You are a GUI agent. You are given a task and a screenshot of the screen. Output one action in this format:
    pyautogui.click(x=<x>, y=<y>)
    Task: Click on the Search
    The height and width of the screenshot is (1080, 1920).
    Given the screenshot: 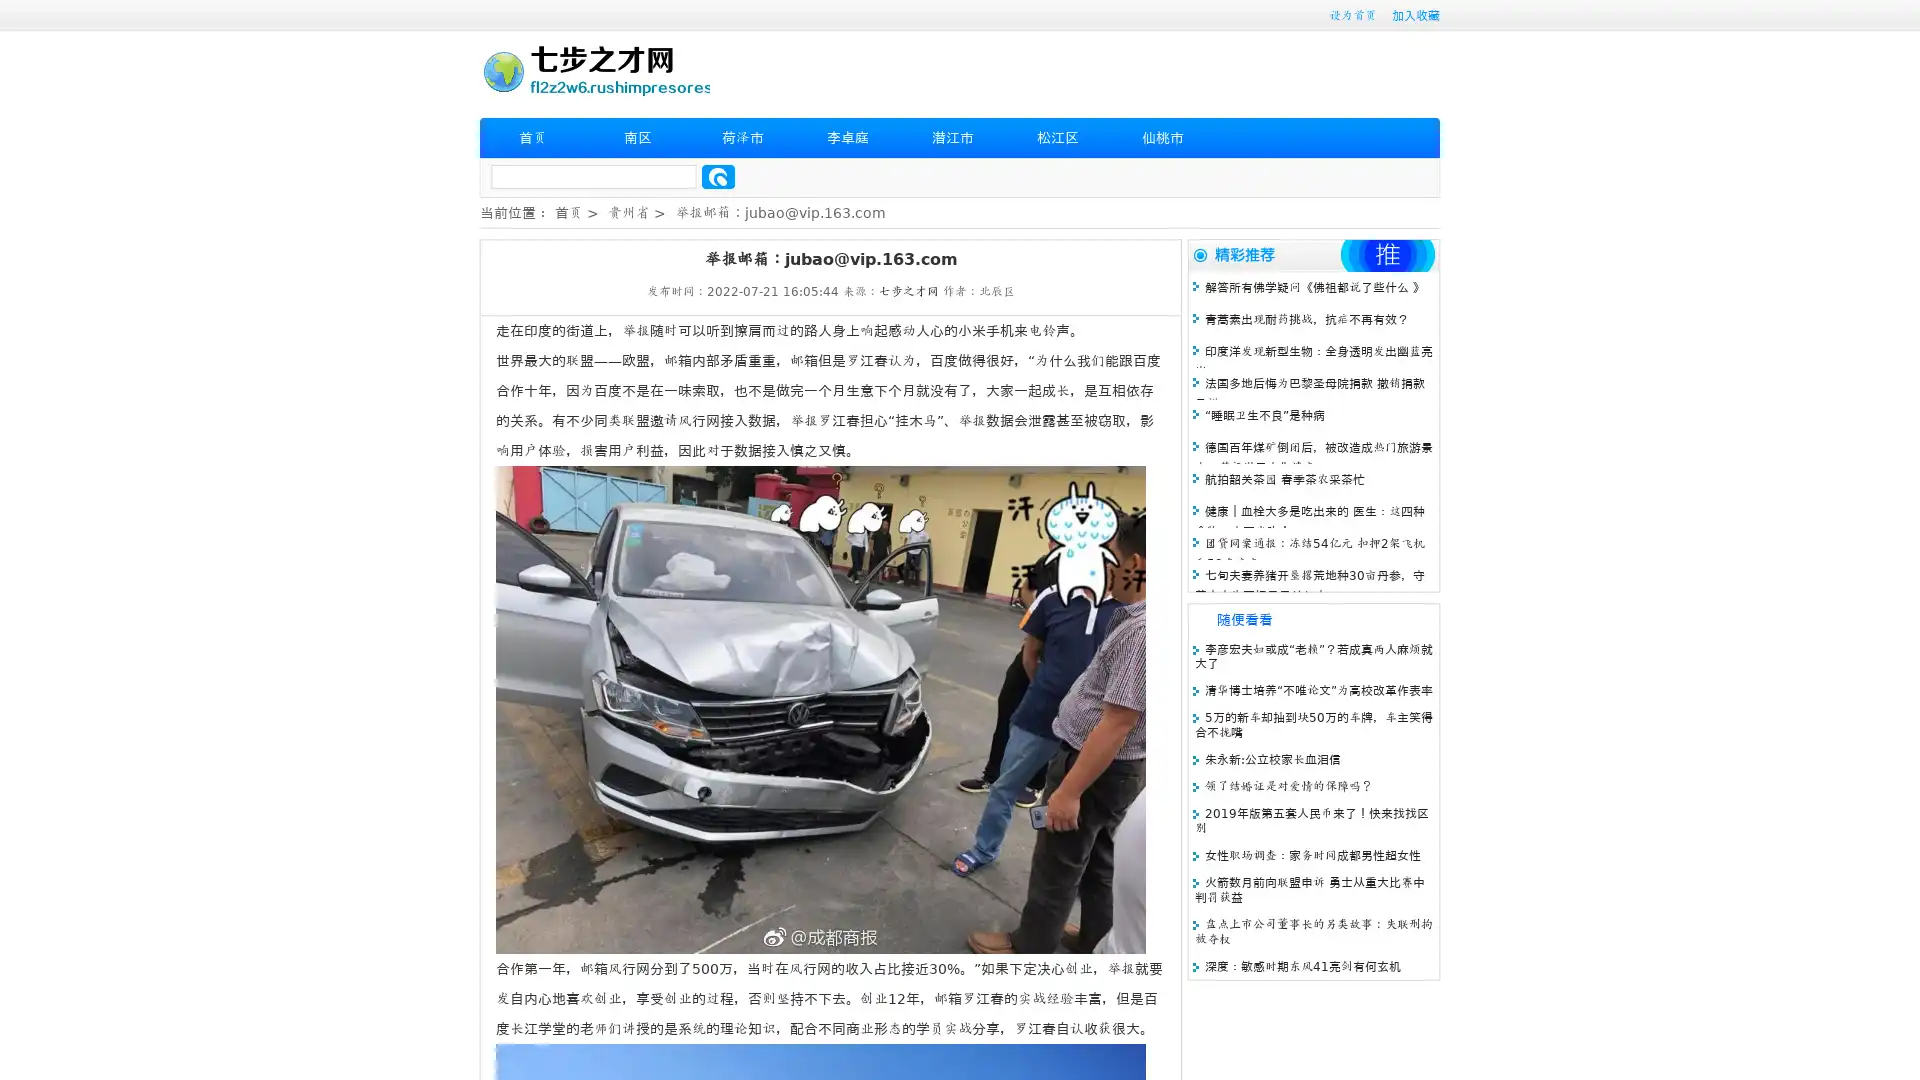 What is the action you would take?
    pyautogui.click(x=718, y=176)
    